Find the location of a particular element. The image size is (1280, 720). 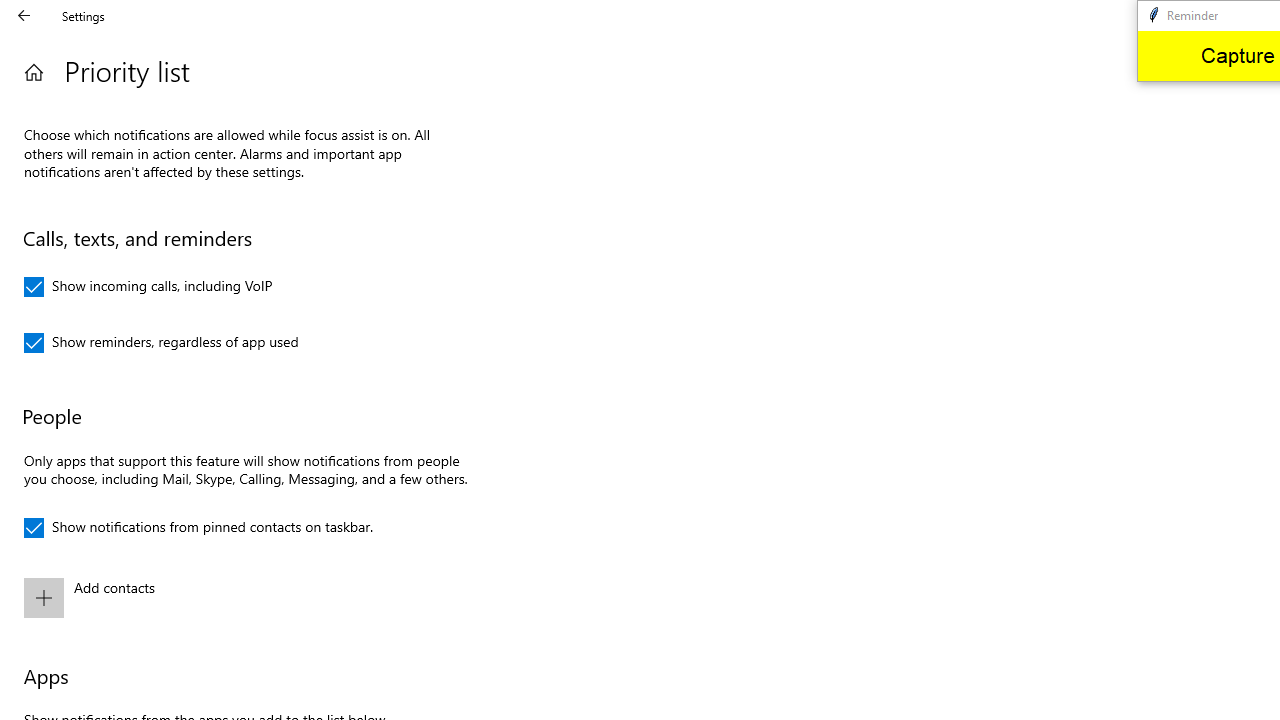

'Show incoming calls, including VoIP' is located at coordinates (147, 286).